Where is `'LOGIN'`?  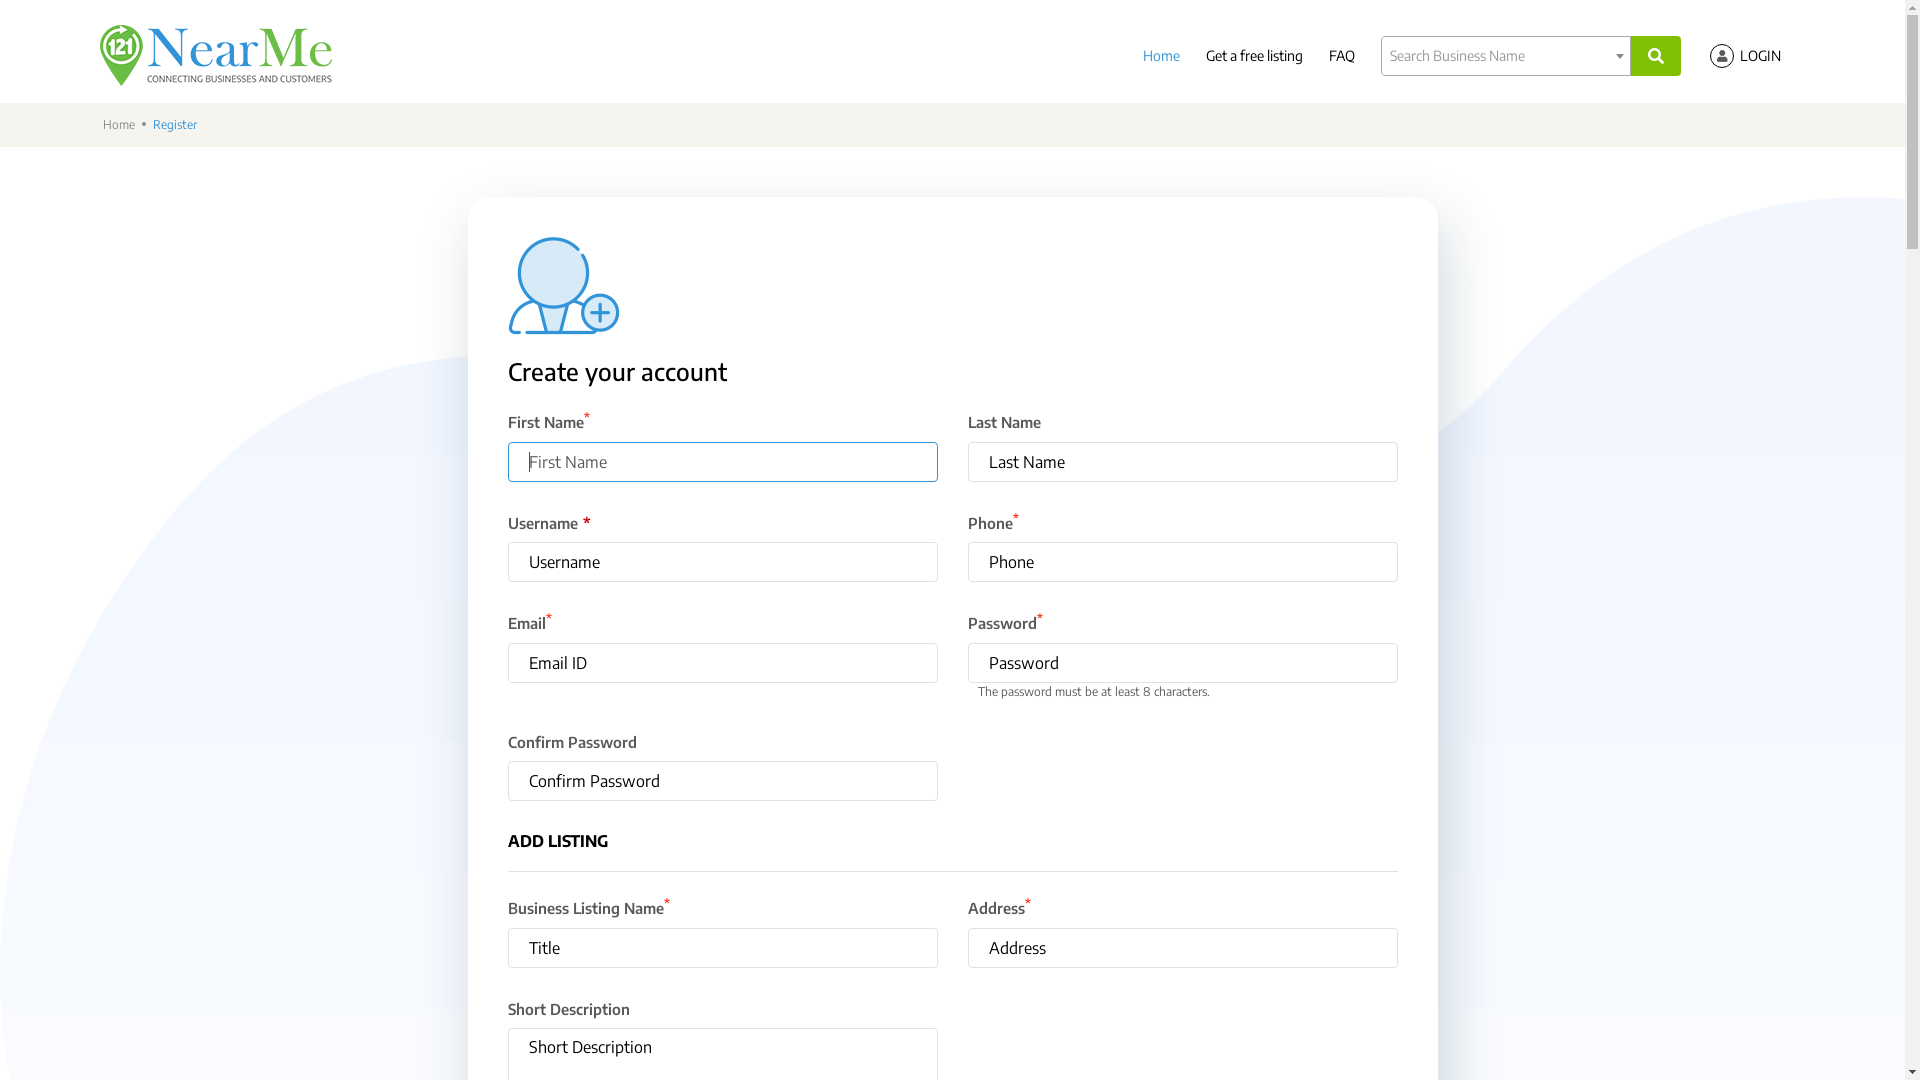 'LOGIN' is located at coordinates (1760, 53).